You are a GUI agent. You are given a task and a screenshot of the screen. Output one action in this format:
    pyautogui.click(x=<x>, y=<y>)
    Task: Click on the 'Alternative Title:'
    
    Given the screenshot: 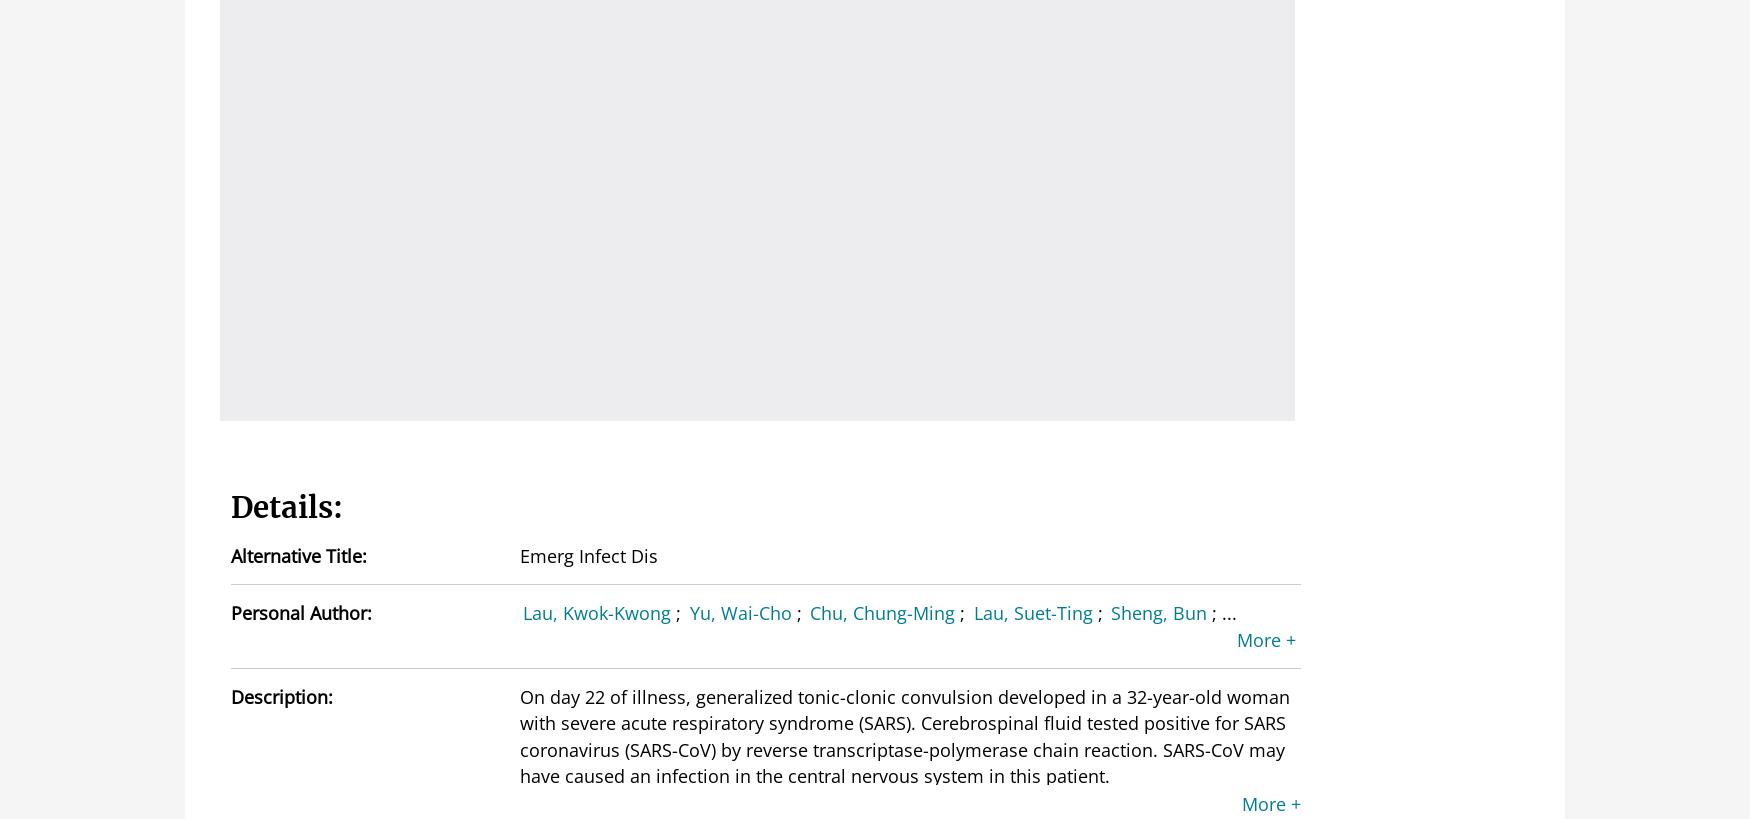 What is the action you would take?
    pyautogui.click(x=298, y=555)
    